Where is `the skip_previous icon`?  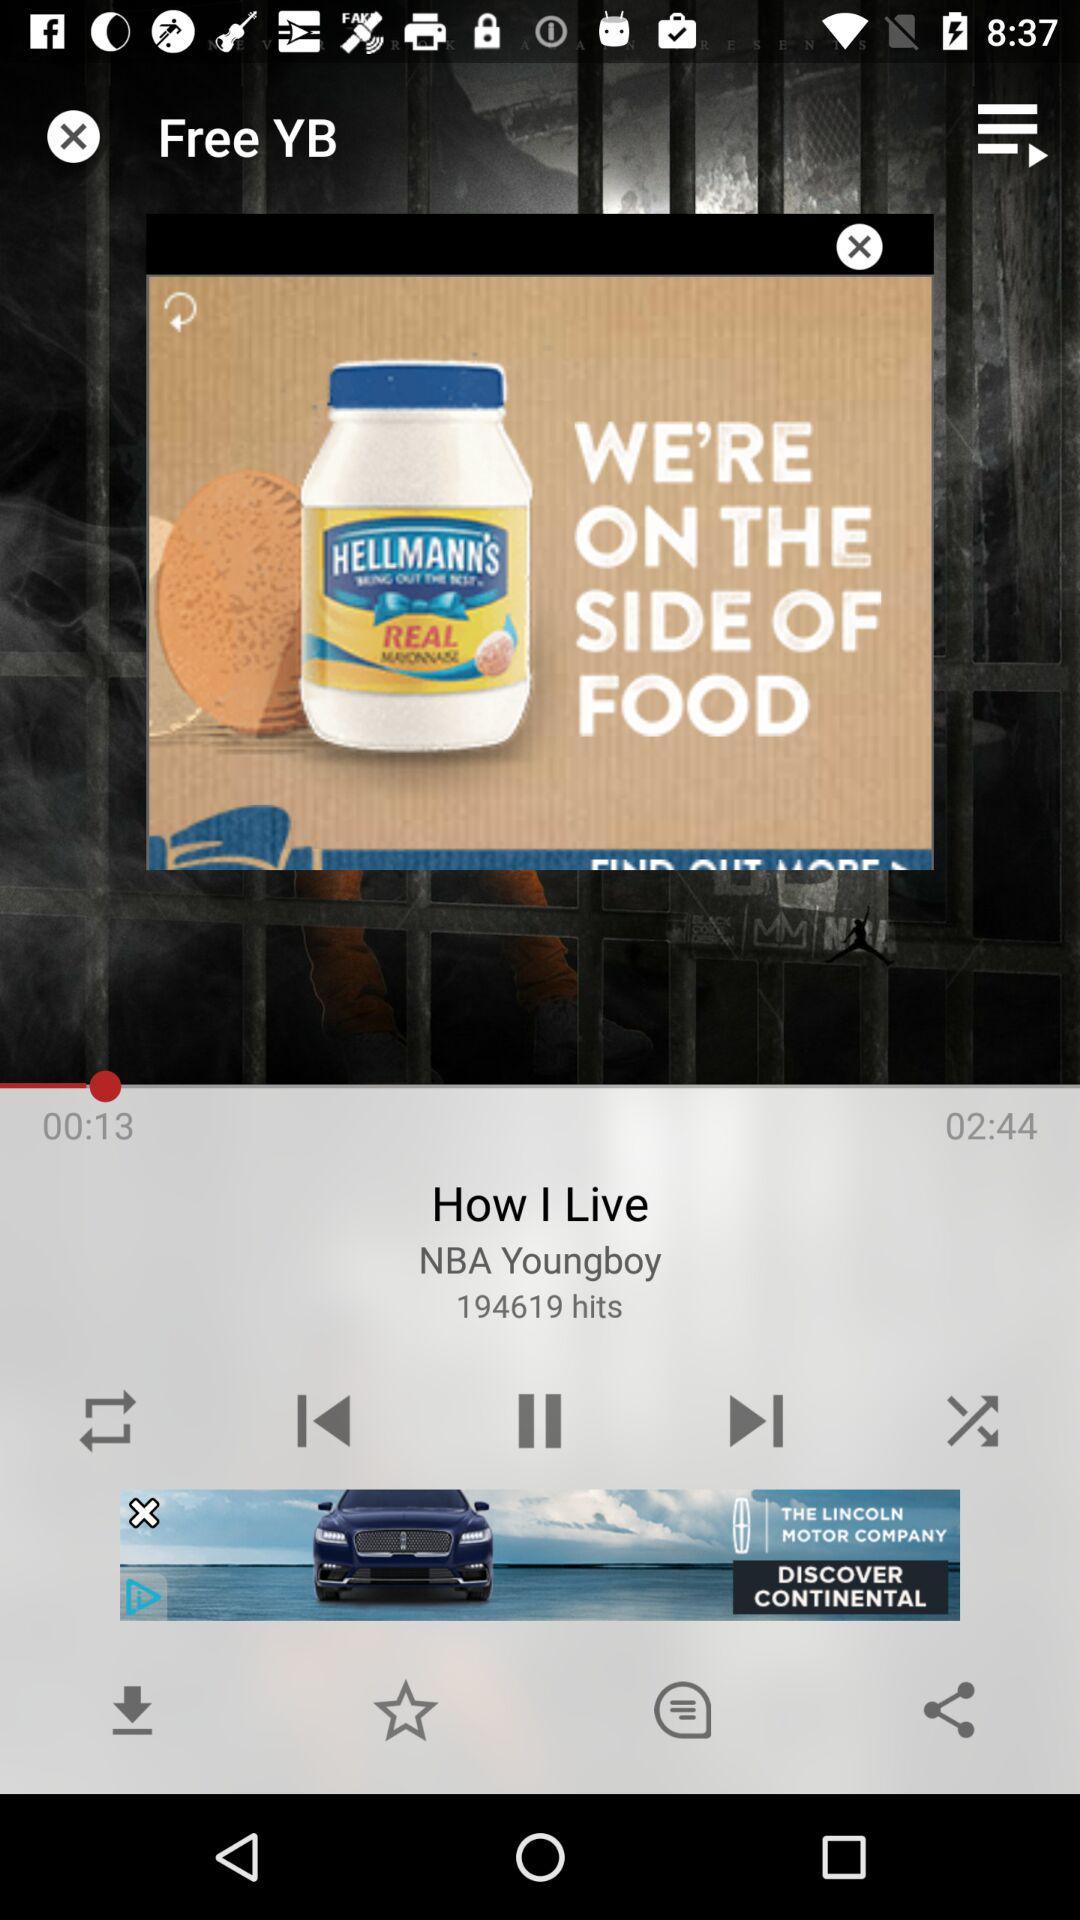 the skip_previous icon is located at coordinates (323, 1420).